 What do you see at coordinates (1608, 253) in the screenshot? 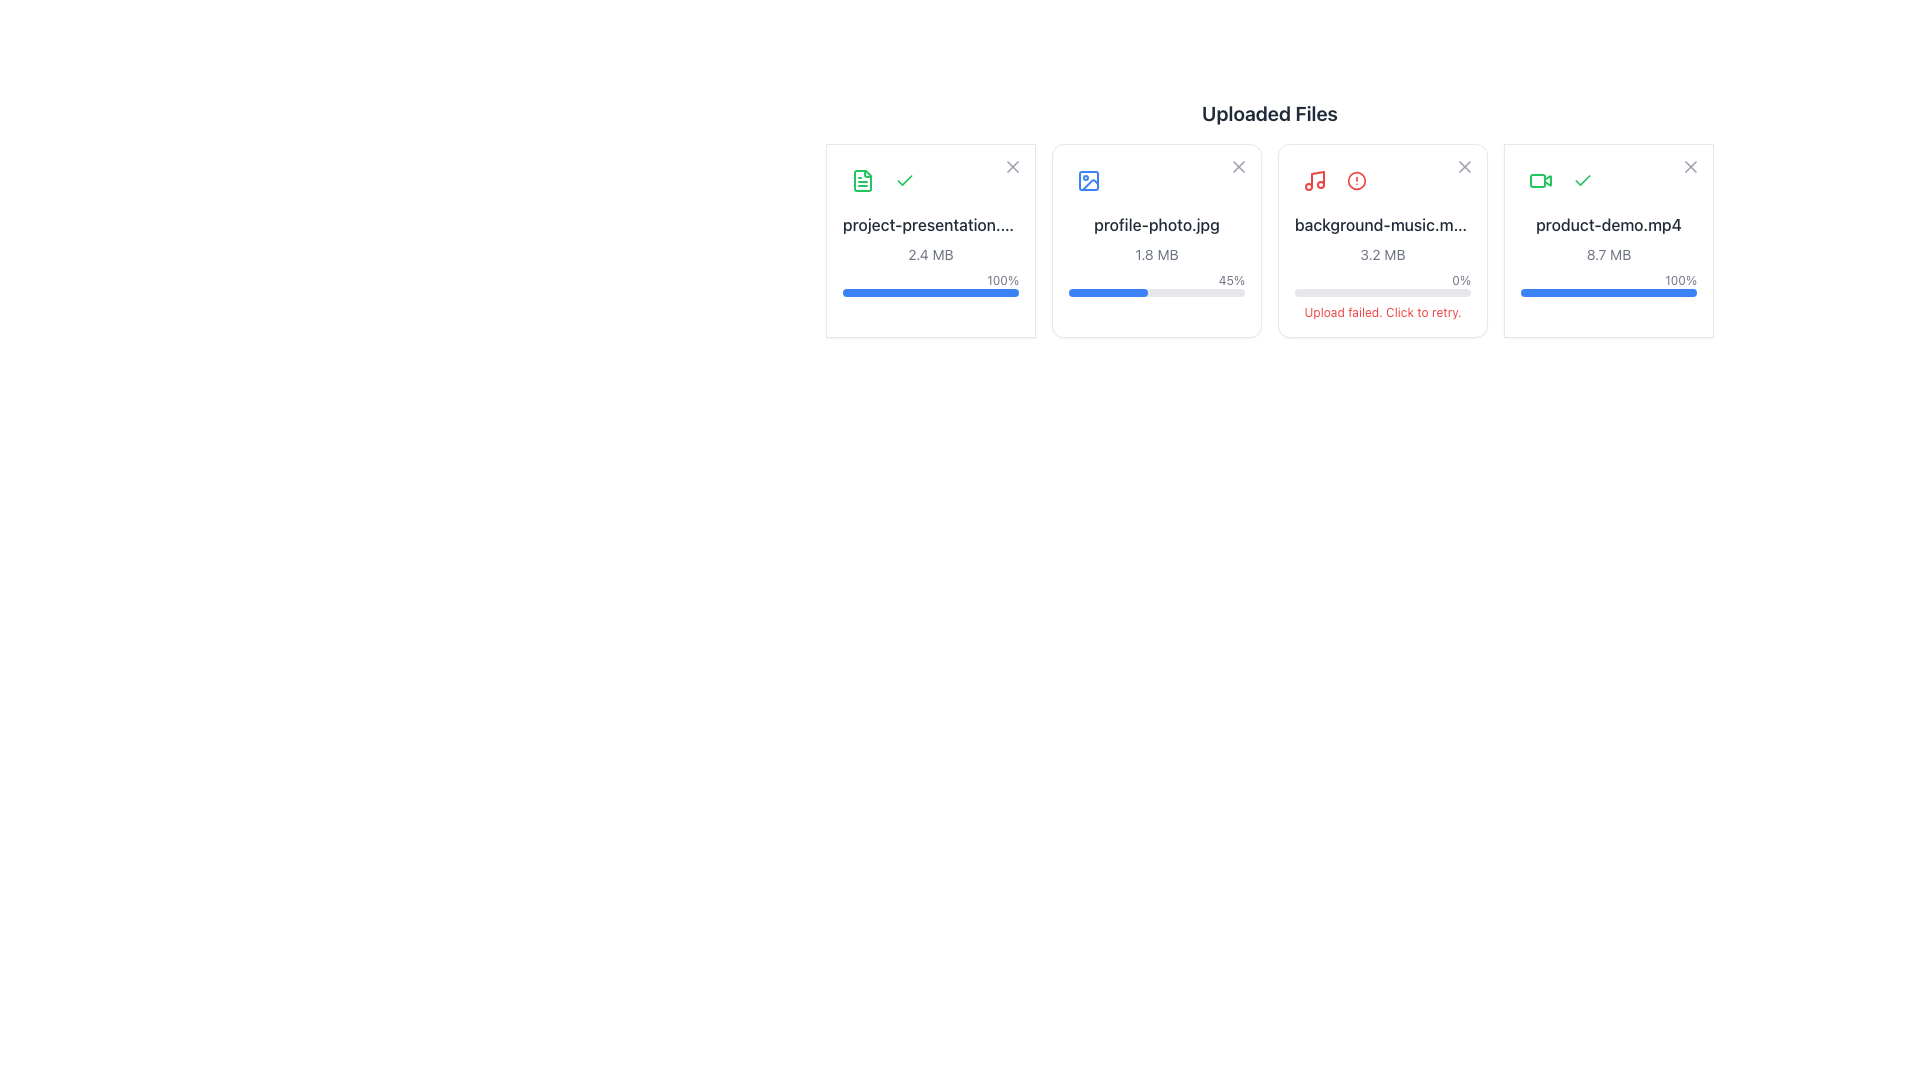
I see `size information from the text label that displays the size of the uploaded file, located on the rightmost file card in the 'Uploaded Files' section, below the filename 'product-demo.mp4'` at bounding box center [1608, 253].